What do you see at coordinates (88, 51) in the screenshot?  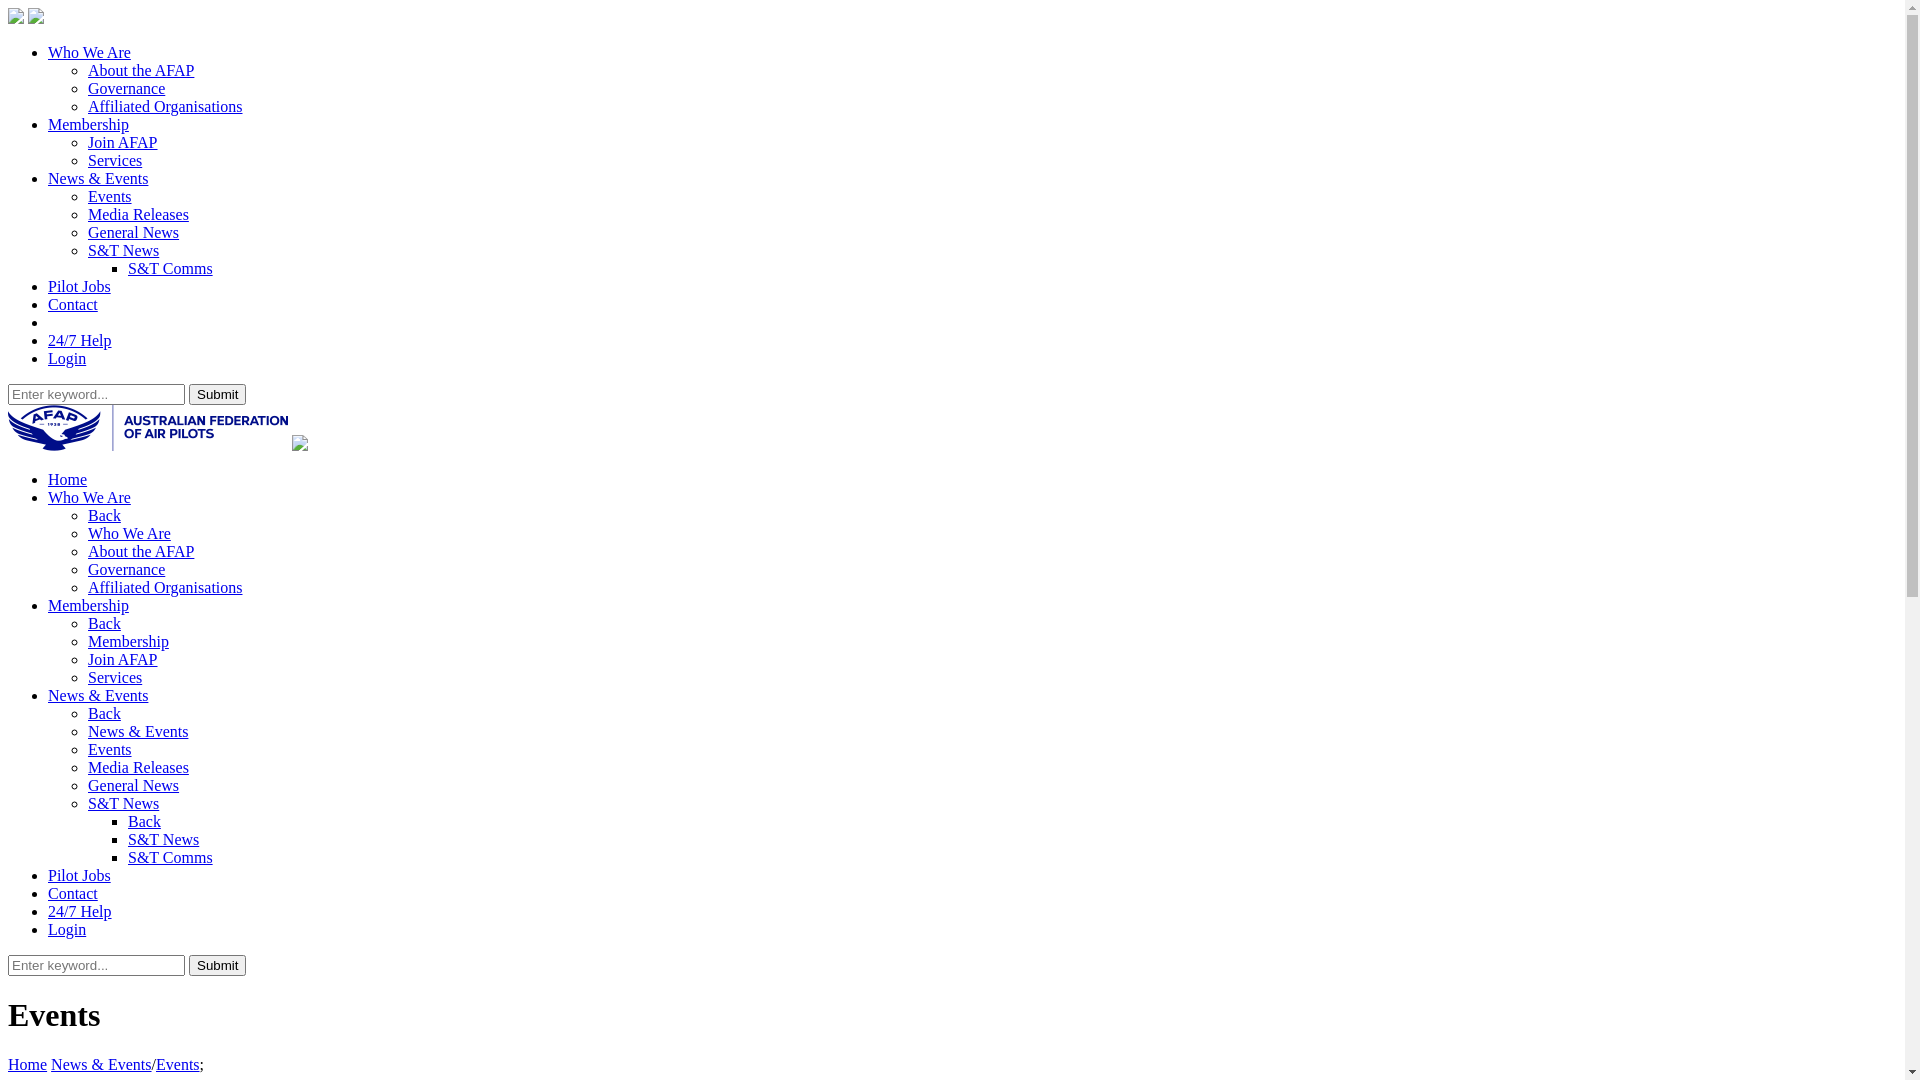 I see `'Who We Are'` at bounding box center [88, 51].